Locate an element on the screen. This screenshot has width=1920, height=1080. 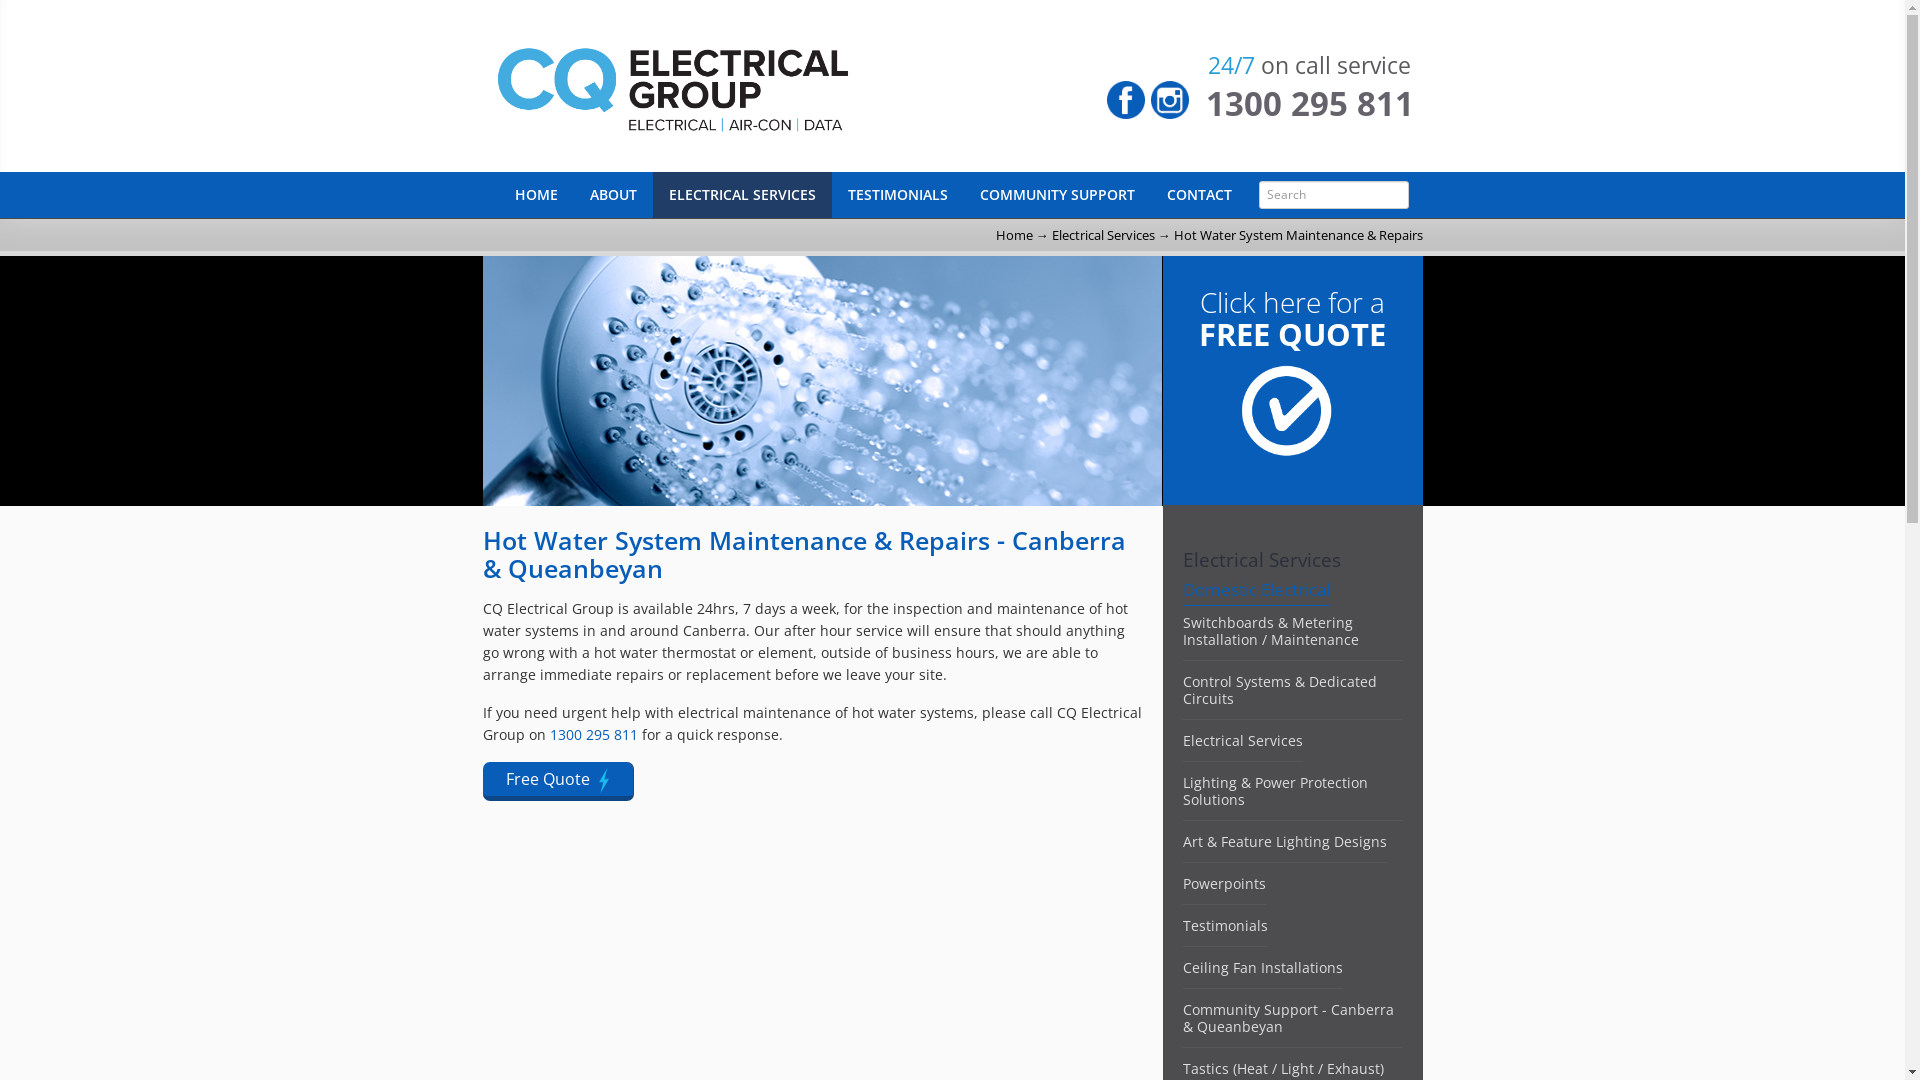
'1300 295 811' is located at coordinates (1310, 103).